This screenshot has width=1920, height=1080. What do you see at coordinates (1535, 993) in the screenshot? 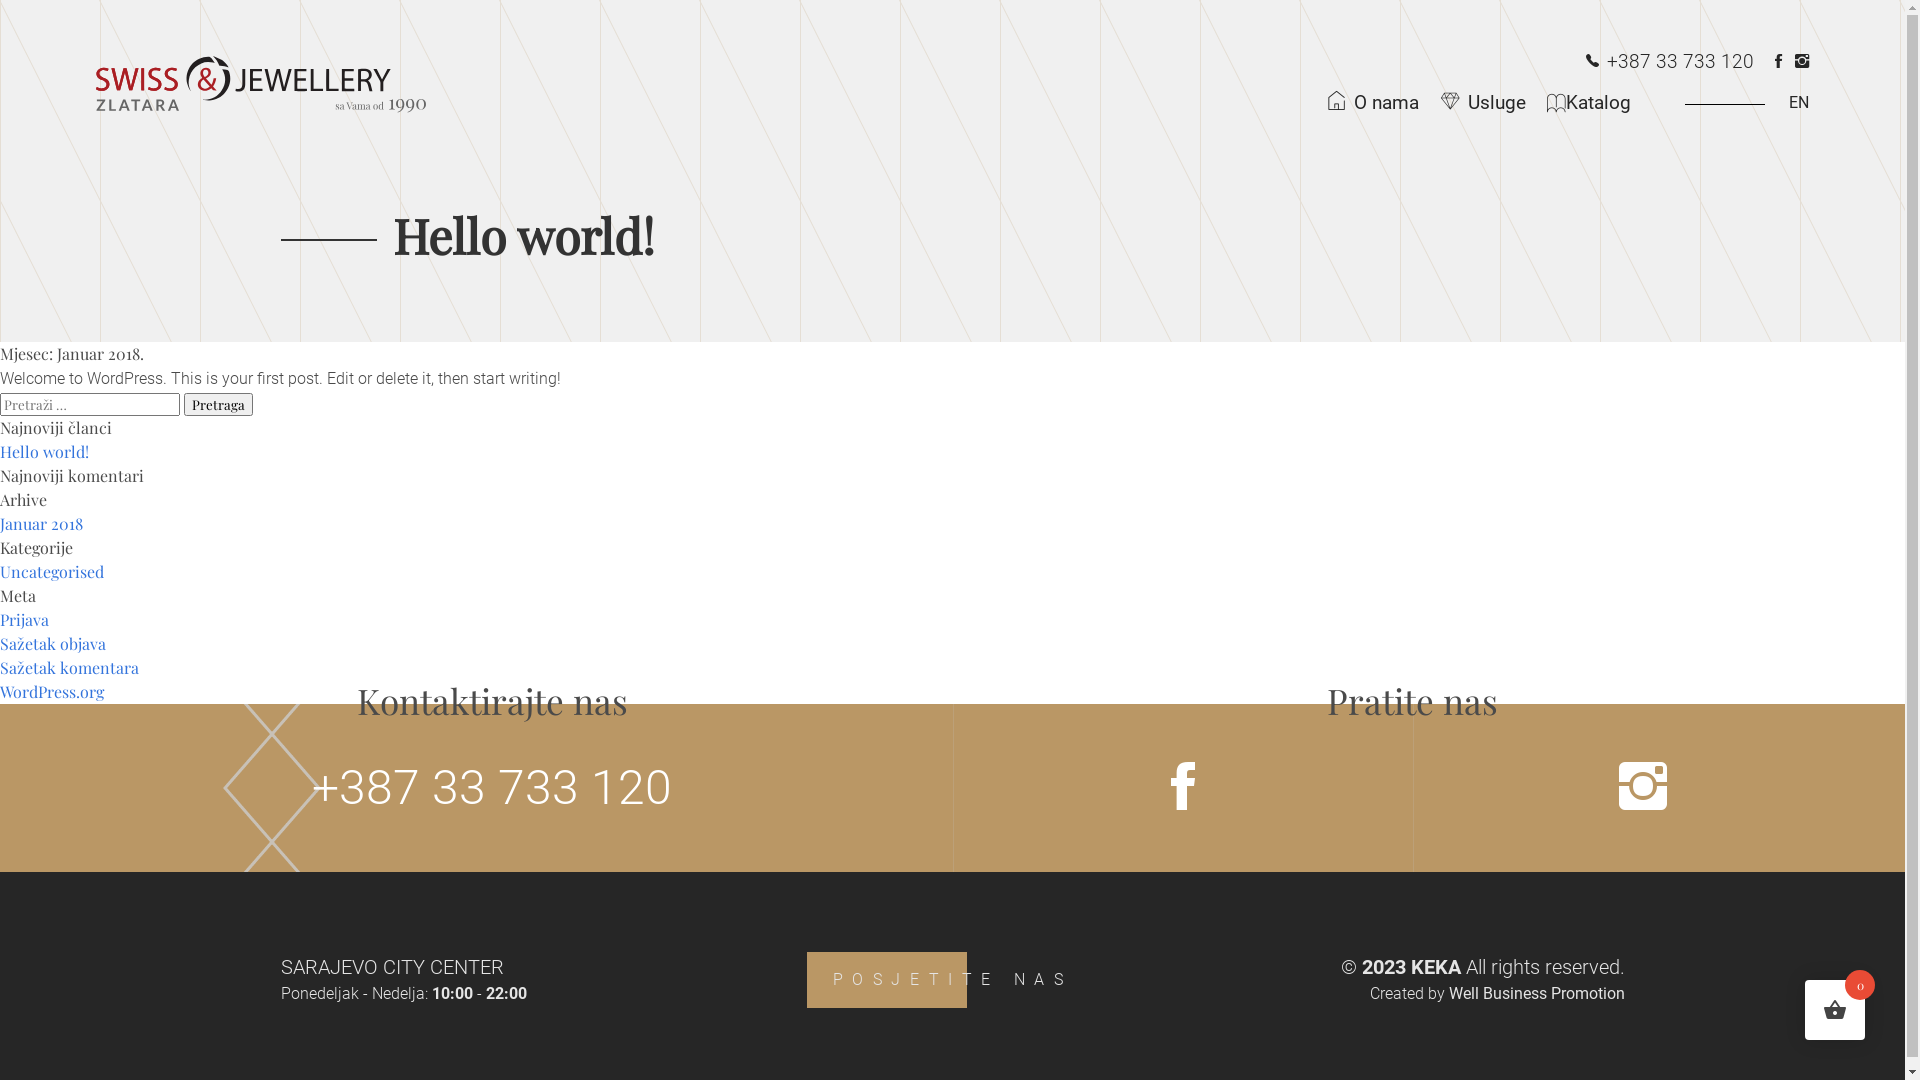
I see `'Well Business Promotion'` at bounding box center [1535, 993].